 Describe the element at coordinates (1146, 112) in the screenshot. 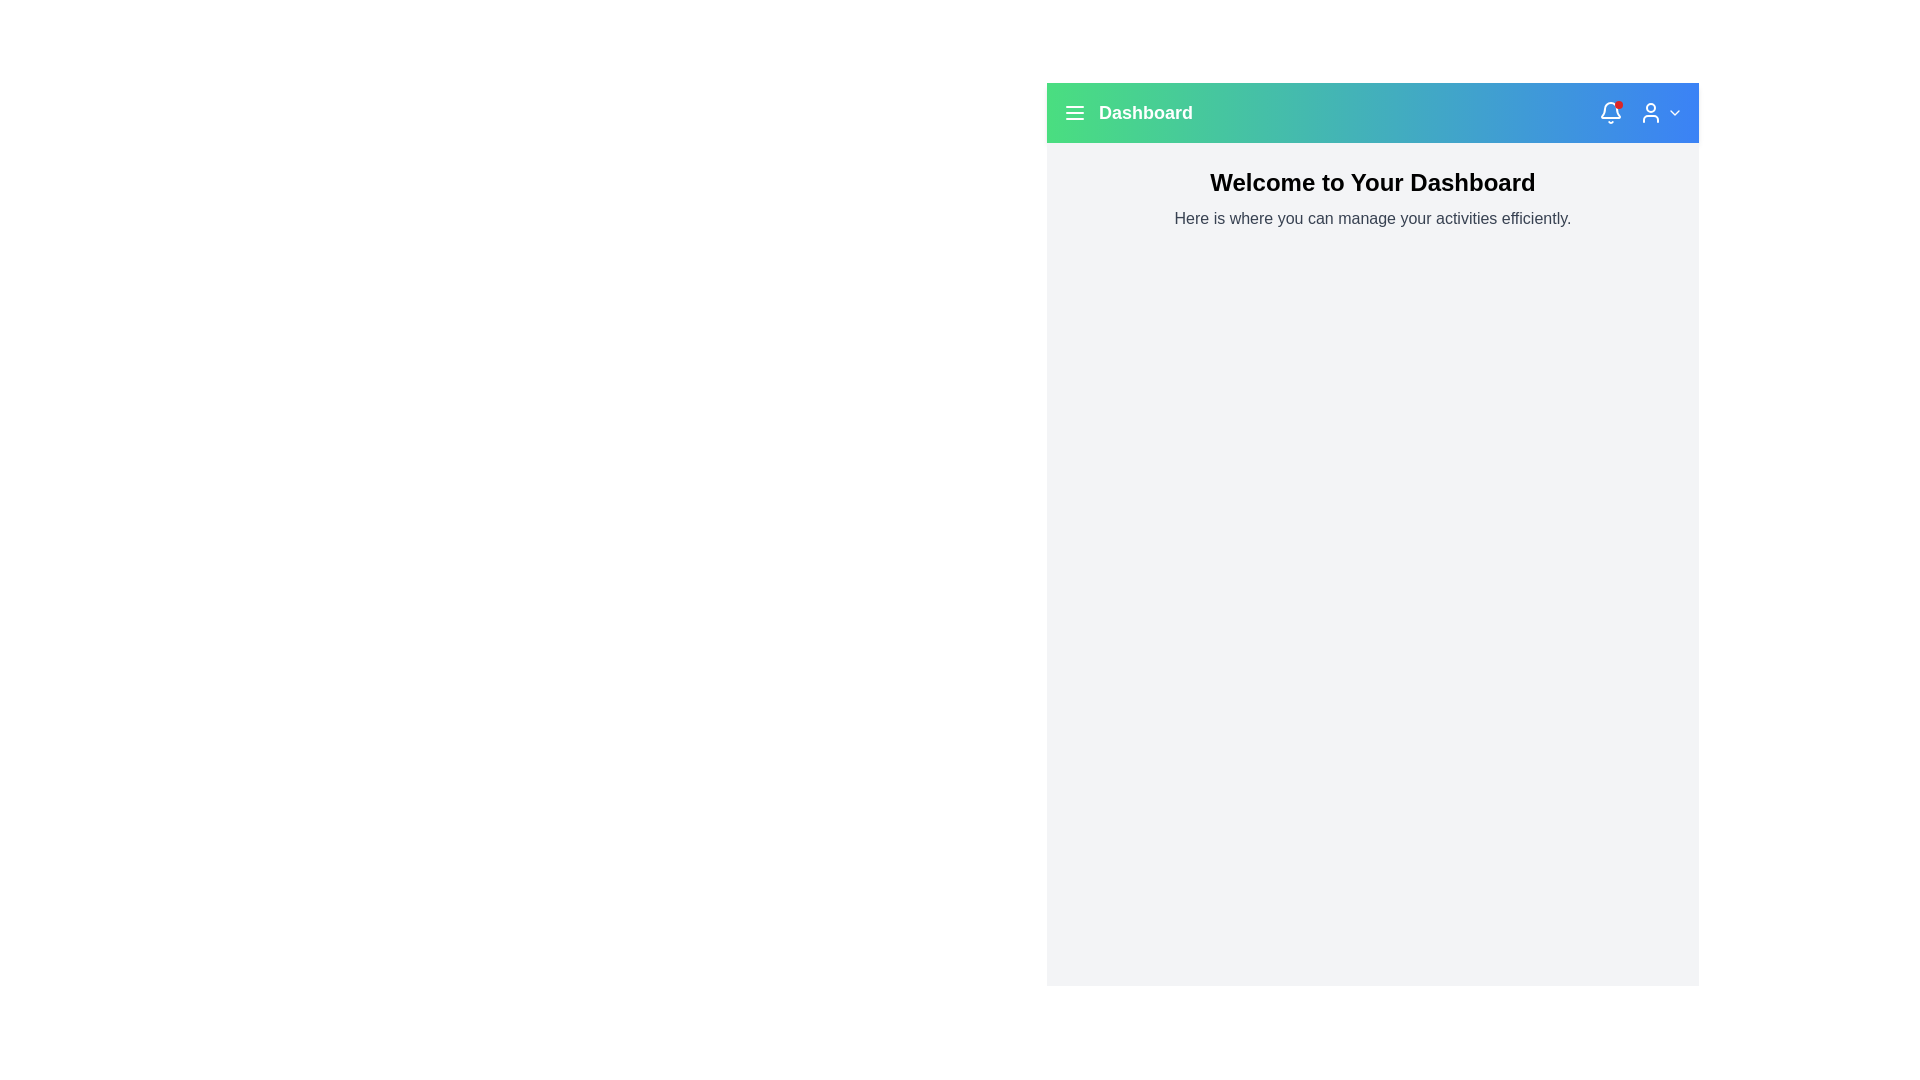

I see `text label displaying 'Dashboard' which is prominently positioned in the top-left corner of the page on a green background` at that location.